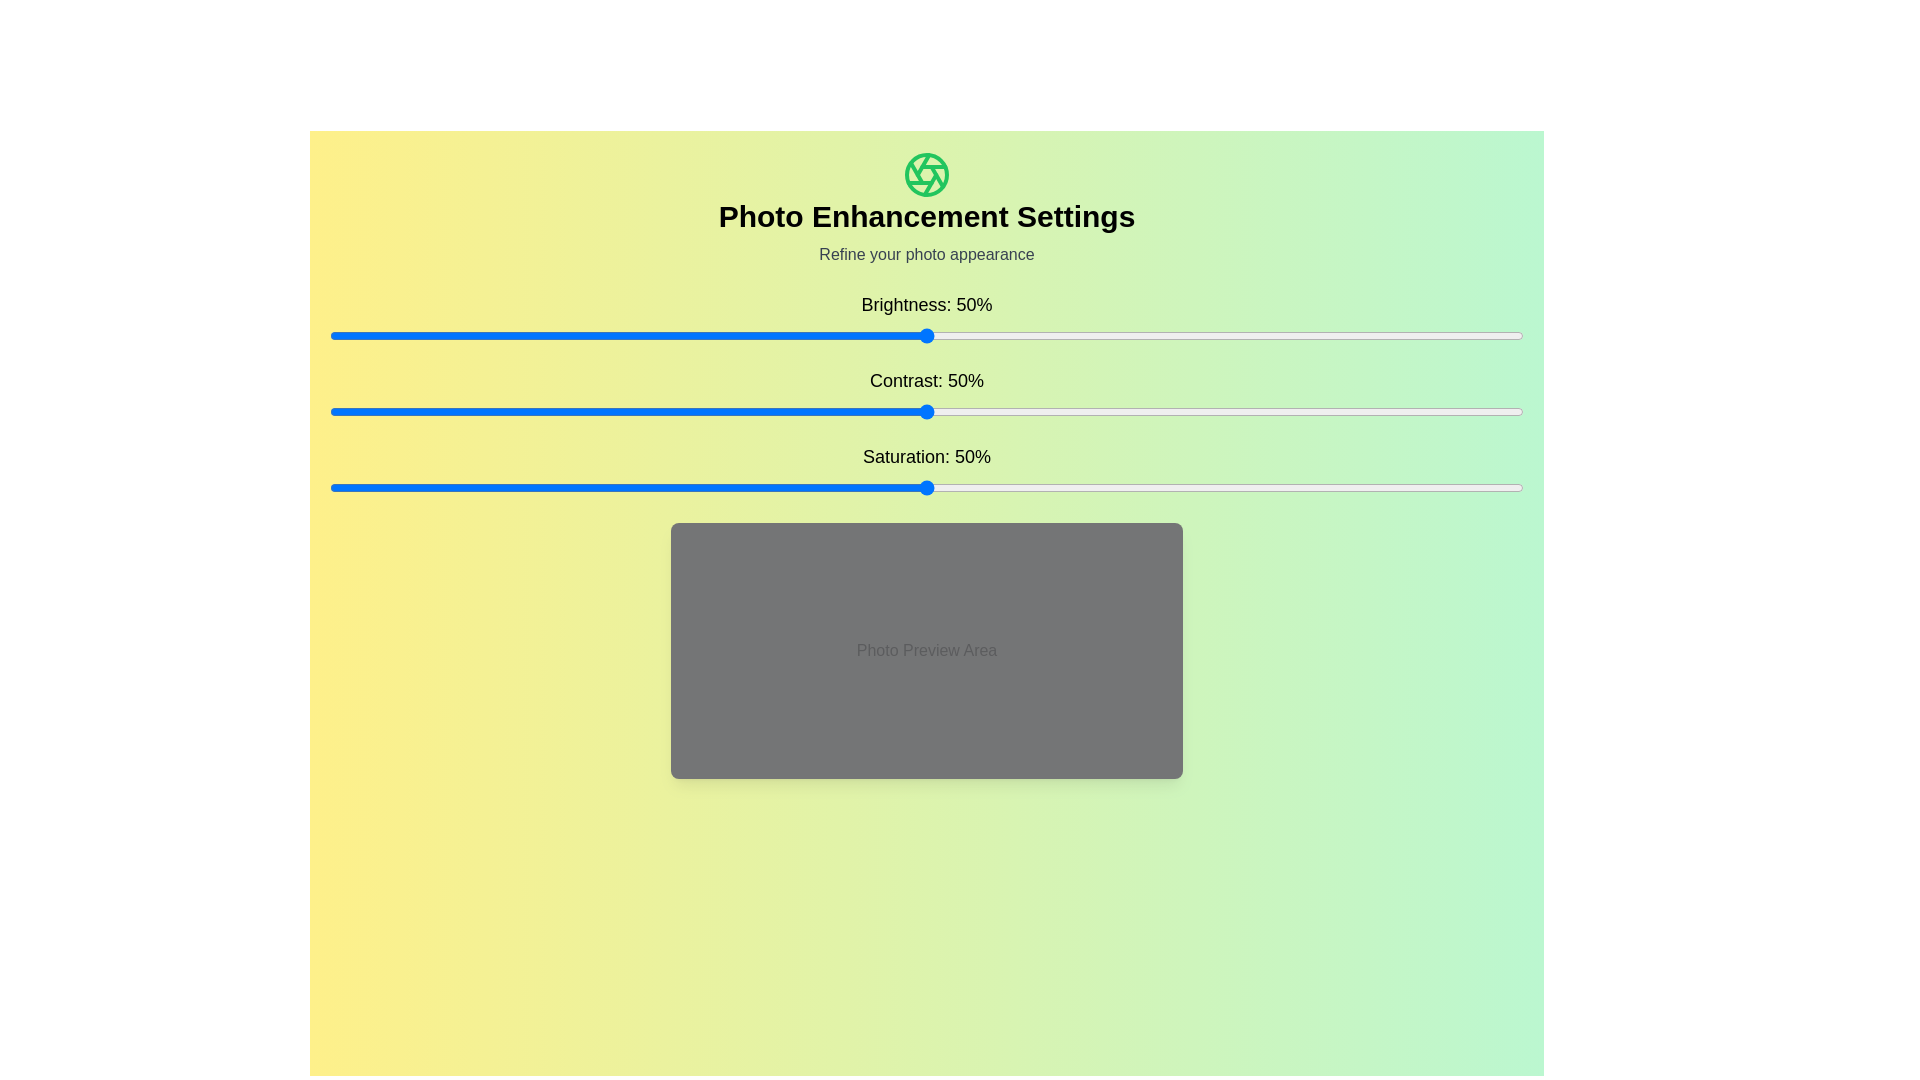  What do you see at coordinates (1333, 411) in the screenshot?
I see `the contrast slider to set the contrast to 84%` at bounding box center [1333, 411].